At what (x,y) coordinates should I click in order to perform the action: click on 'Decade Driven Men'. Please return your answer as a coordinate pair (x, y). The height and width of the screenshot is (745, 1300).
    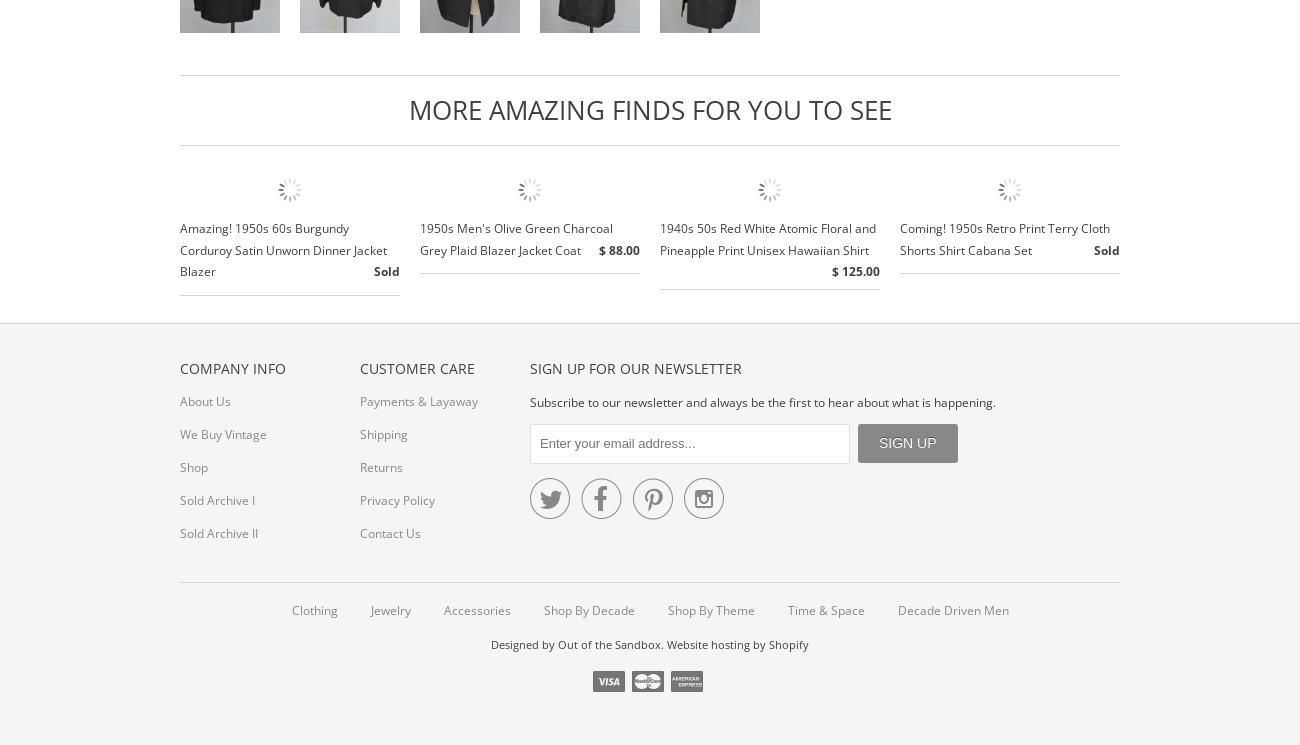
    Looking at the image, I should click on (952, 610).